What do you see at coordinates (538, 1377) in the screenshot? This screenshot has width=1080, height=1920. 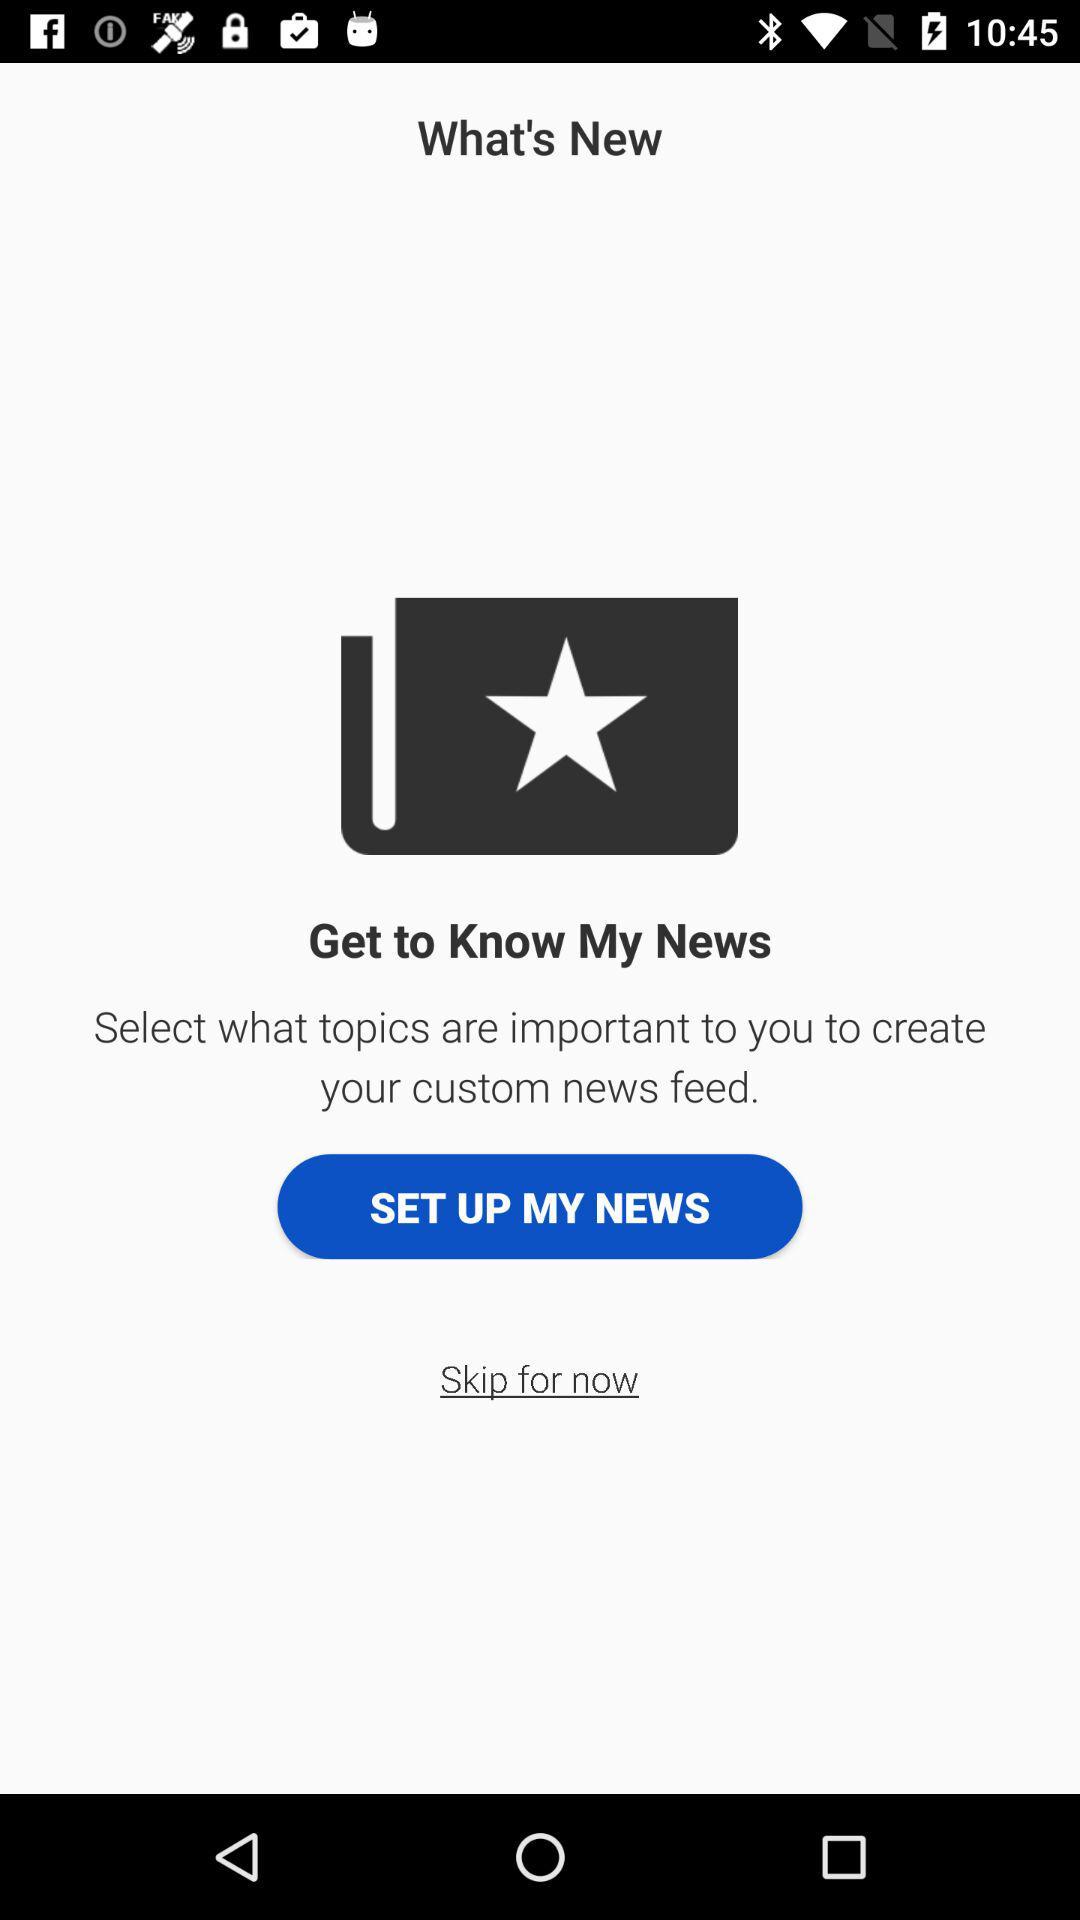 I see `the skip for now` at bounding box center [538, 1377].